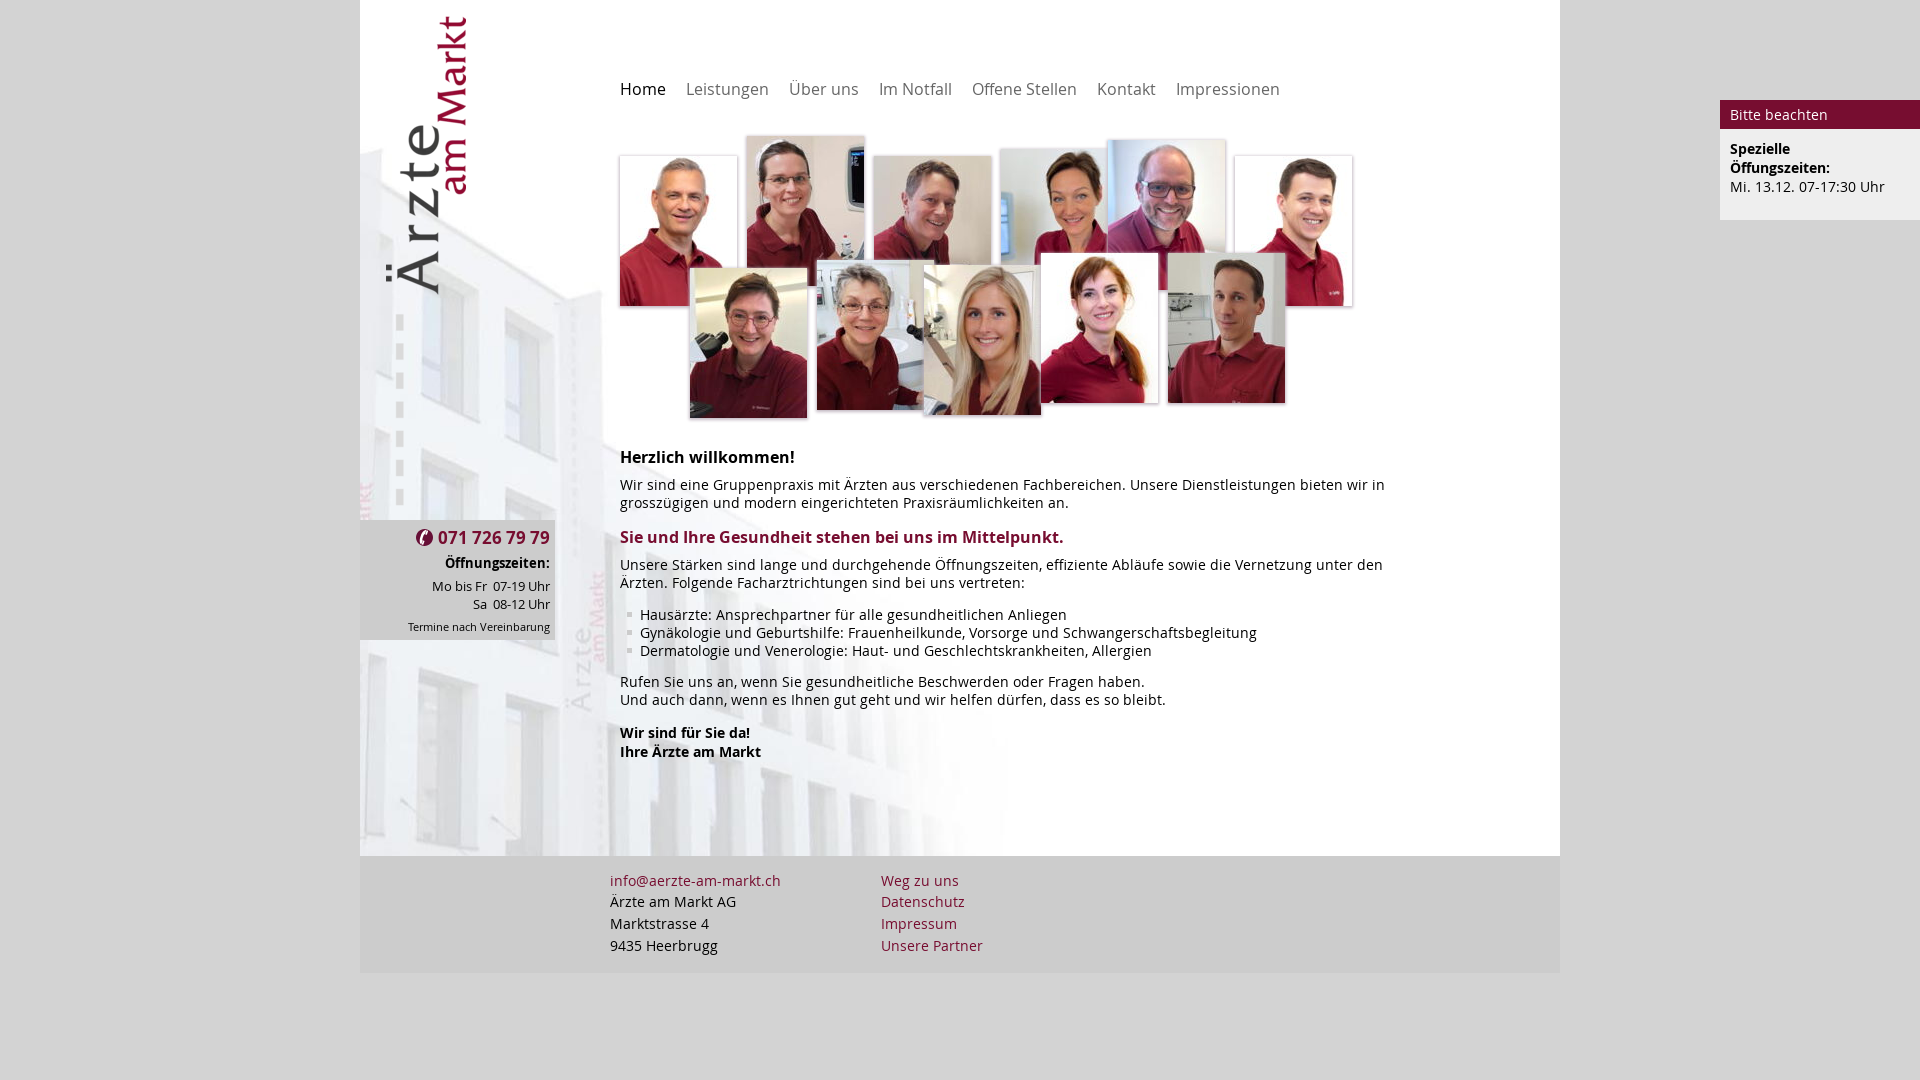 This screenshot has height=1080, width=1920. What do you see at coordinates (1227, 87) in the screenshot?
I see `'Impressionen'` at bounding box center [1227, 87].